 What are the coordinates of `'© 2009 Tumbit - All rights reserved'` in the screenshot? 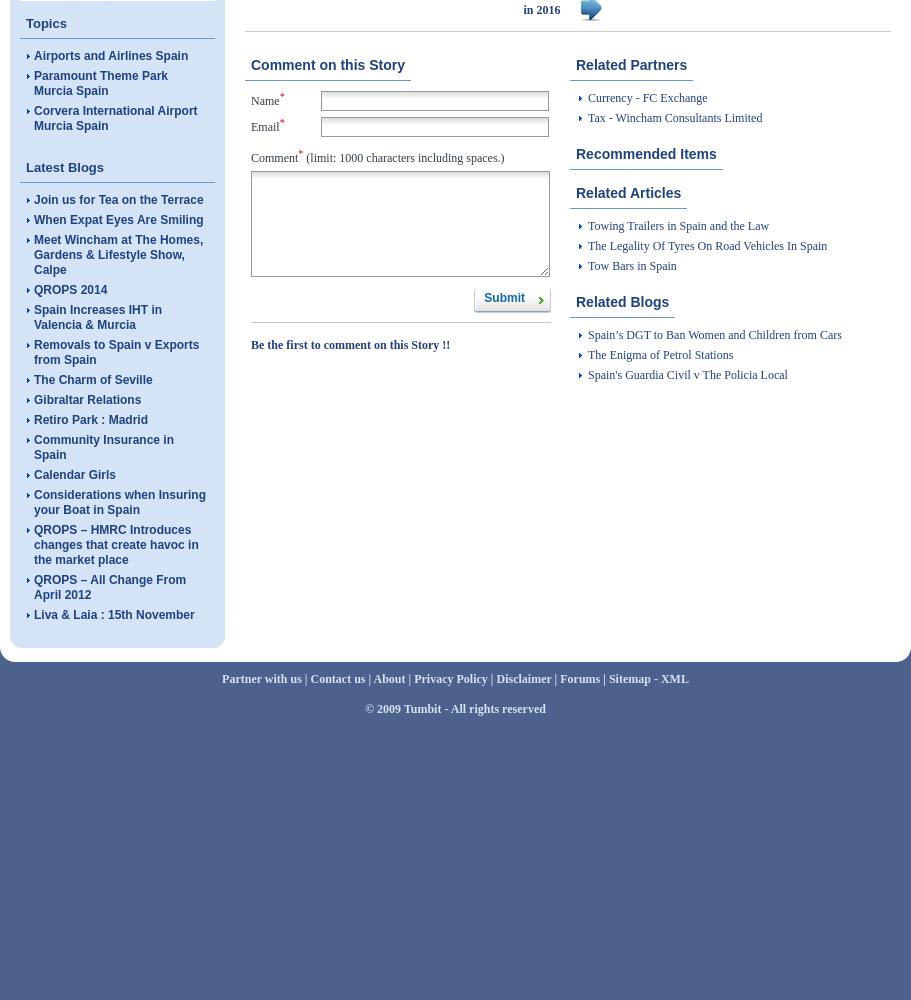 It's located at (455, 708).